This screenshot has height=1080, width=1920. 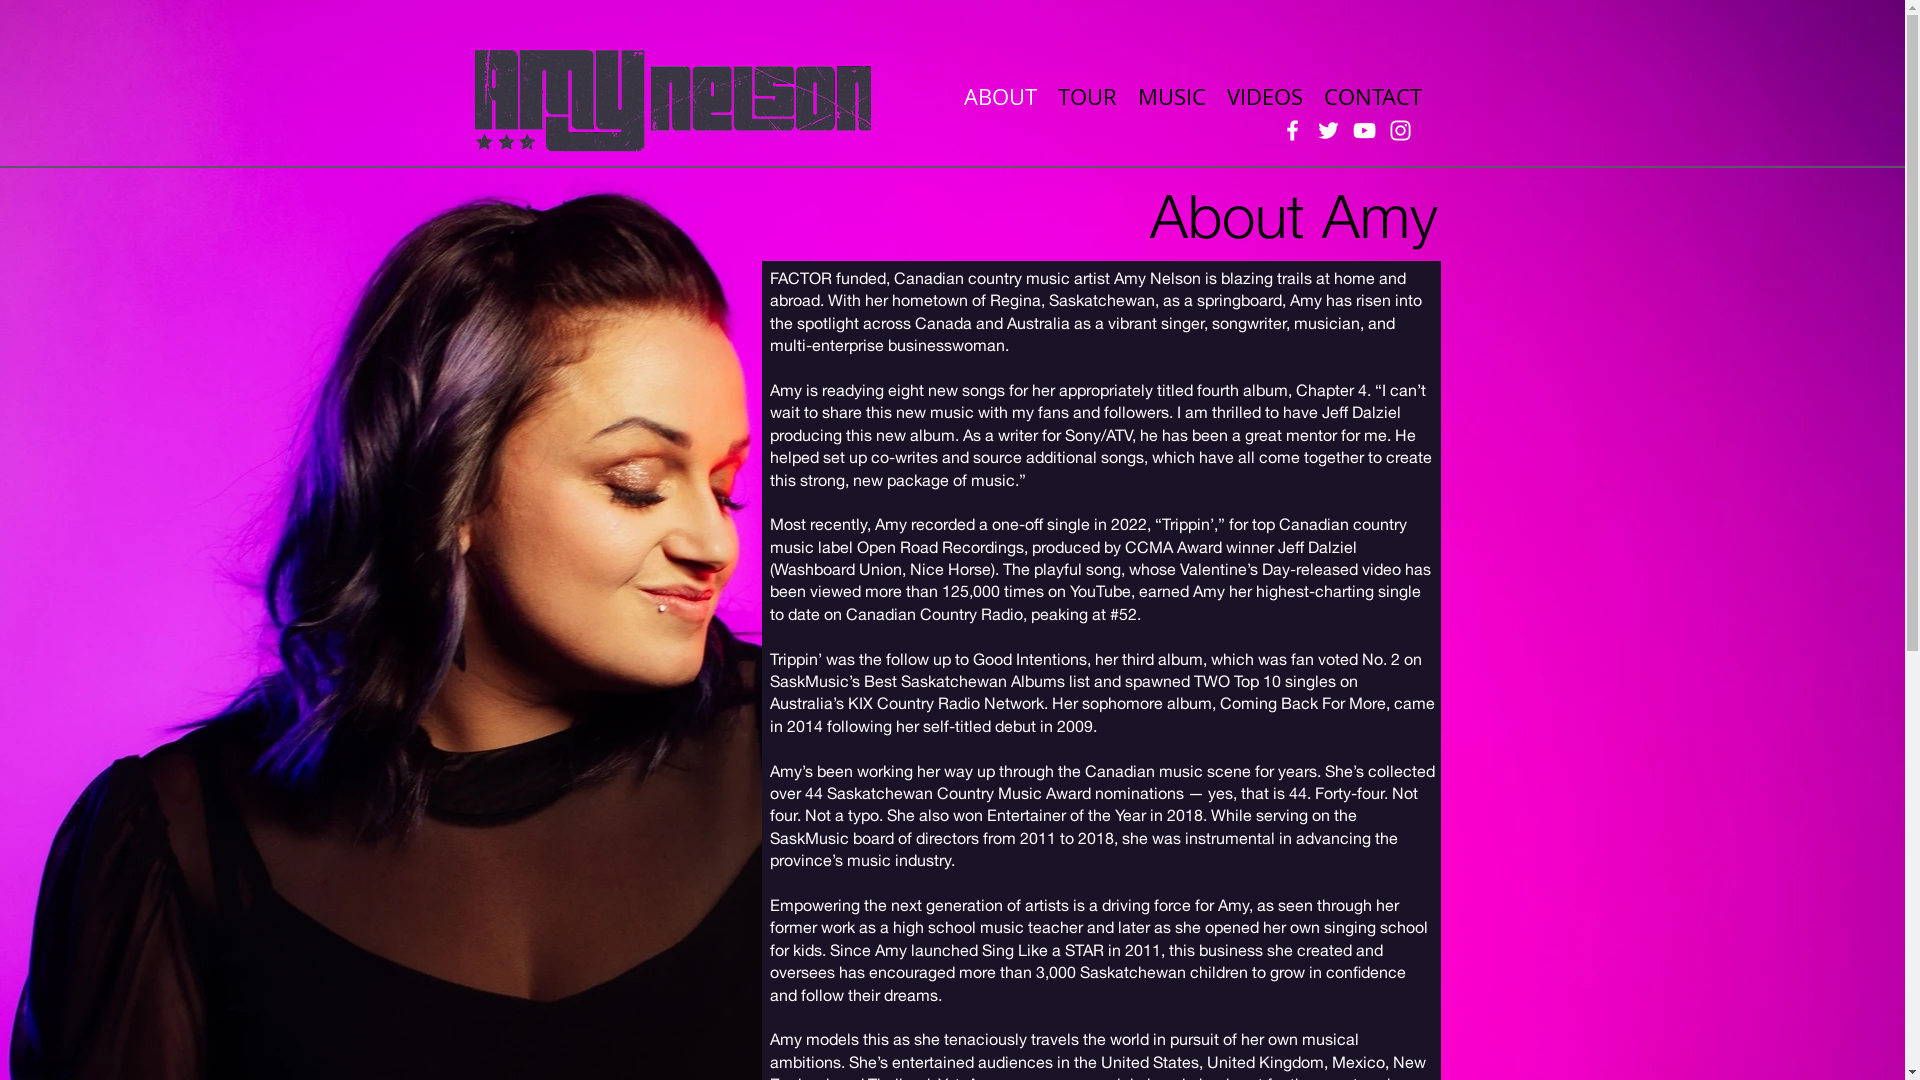 What do you see at coordinates (1171, 95) in the screenshot?
I see `'MUSIC'` at bounding box center [1171, 95].